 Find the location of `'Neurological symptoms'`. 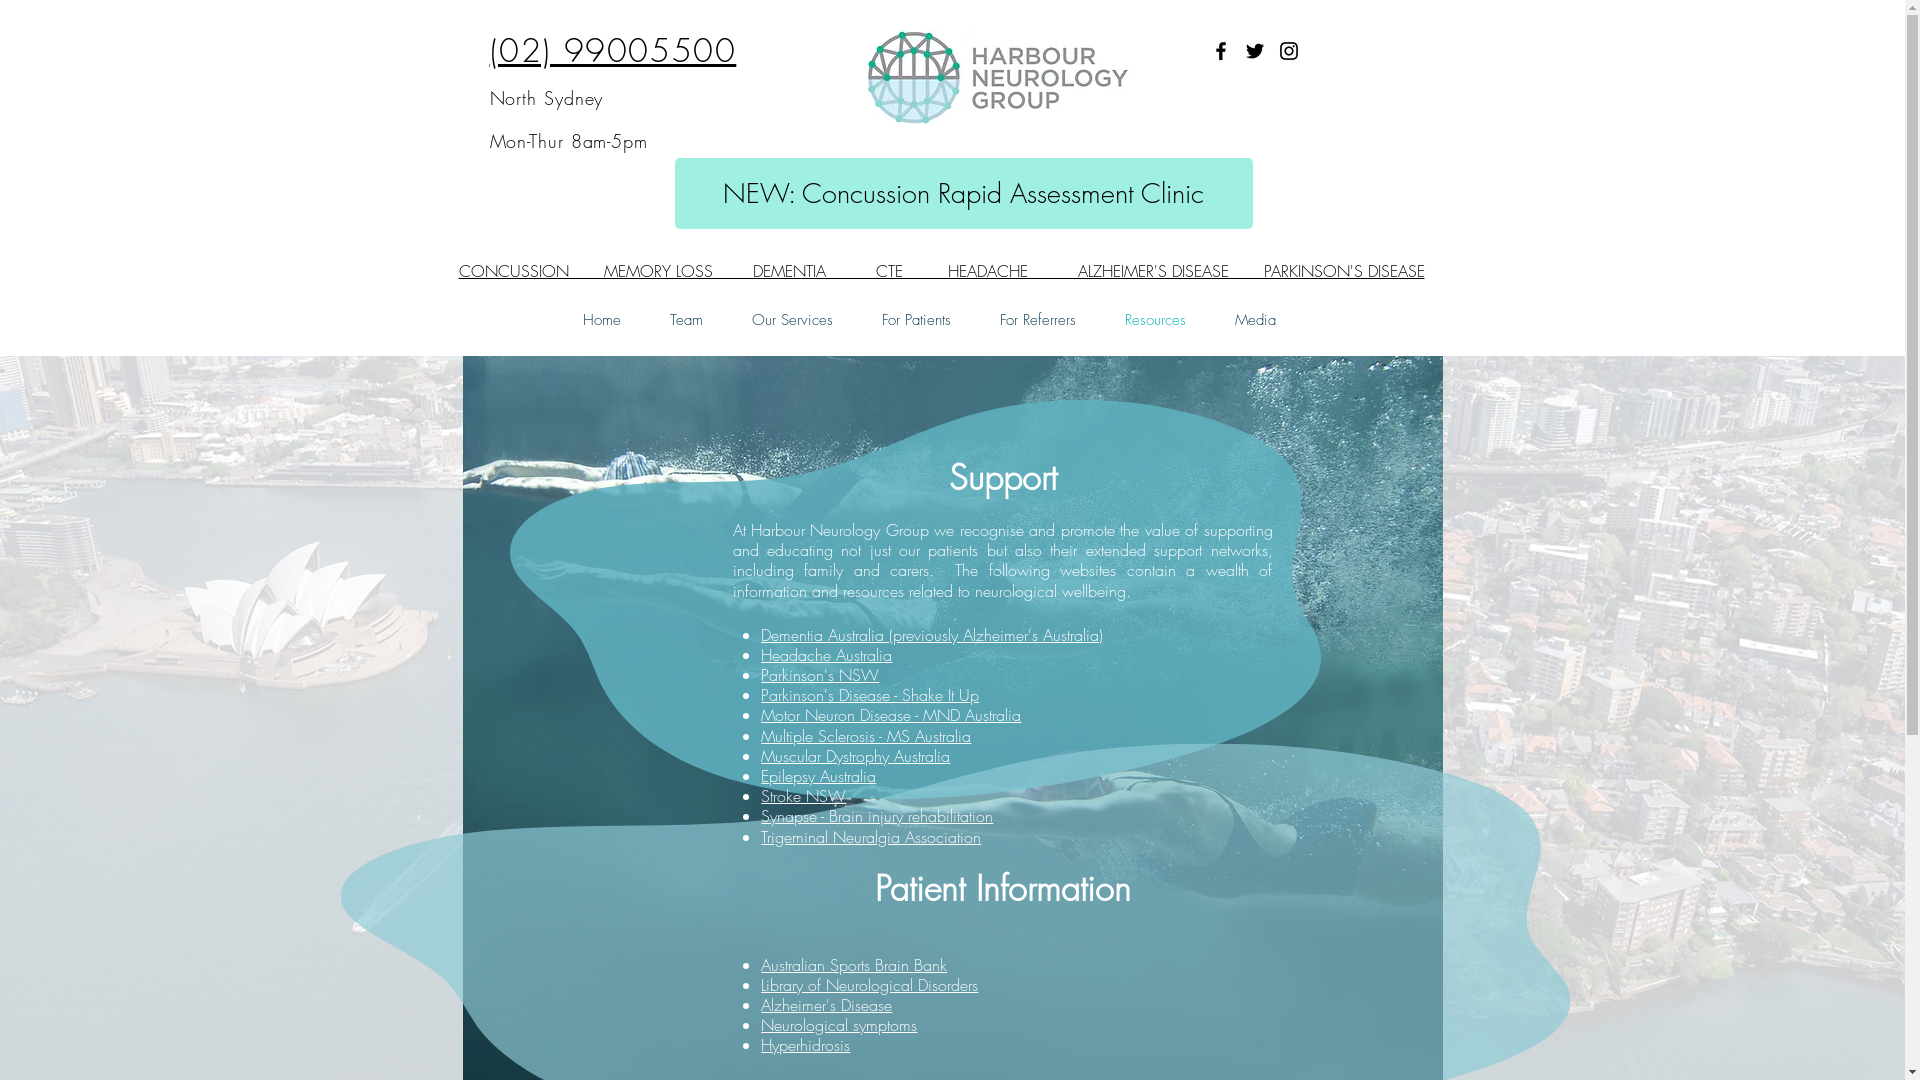

'Neurological symptoms' is located at coordinates (760, 1025).